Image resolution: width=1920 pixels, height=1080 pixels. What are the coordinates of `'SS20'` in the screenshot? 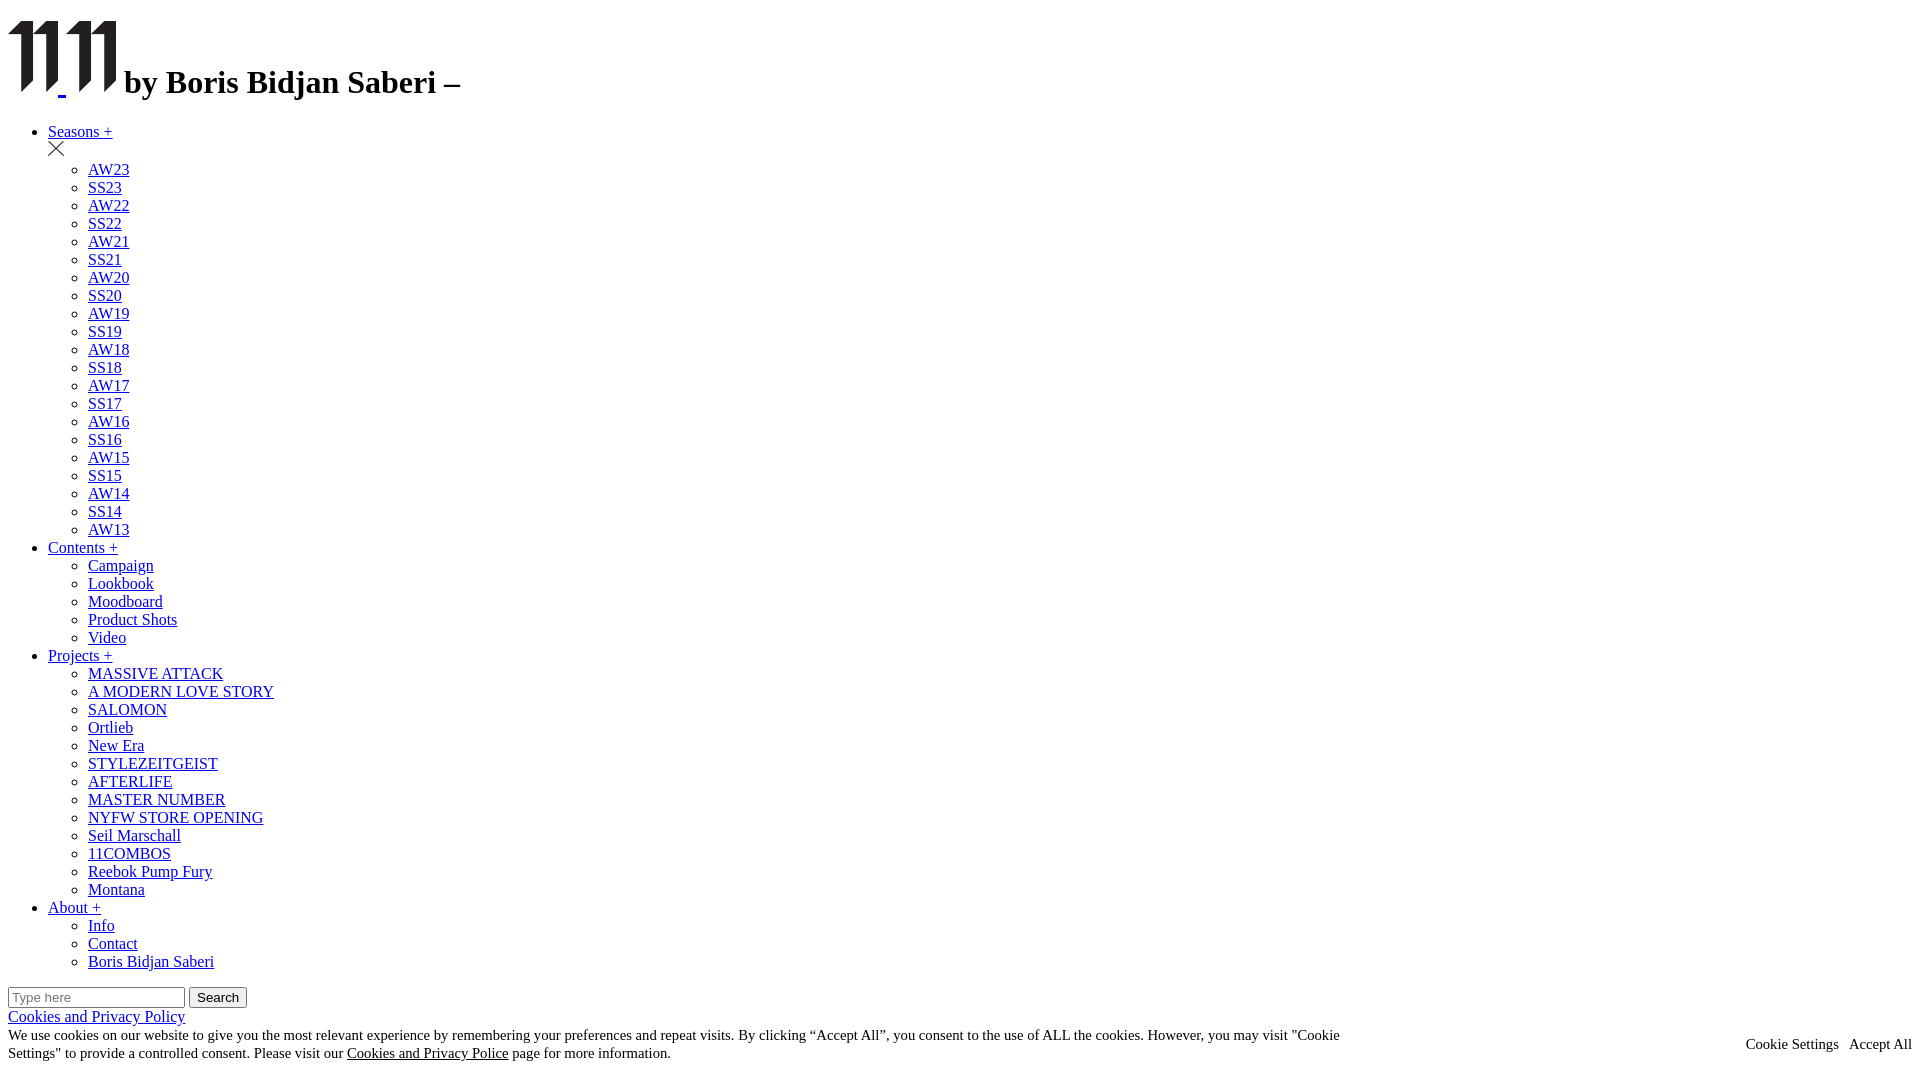 It's located at (86, 295).